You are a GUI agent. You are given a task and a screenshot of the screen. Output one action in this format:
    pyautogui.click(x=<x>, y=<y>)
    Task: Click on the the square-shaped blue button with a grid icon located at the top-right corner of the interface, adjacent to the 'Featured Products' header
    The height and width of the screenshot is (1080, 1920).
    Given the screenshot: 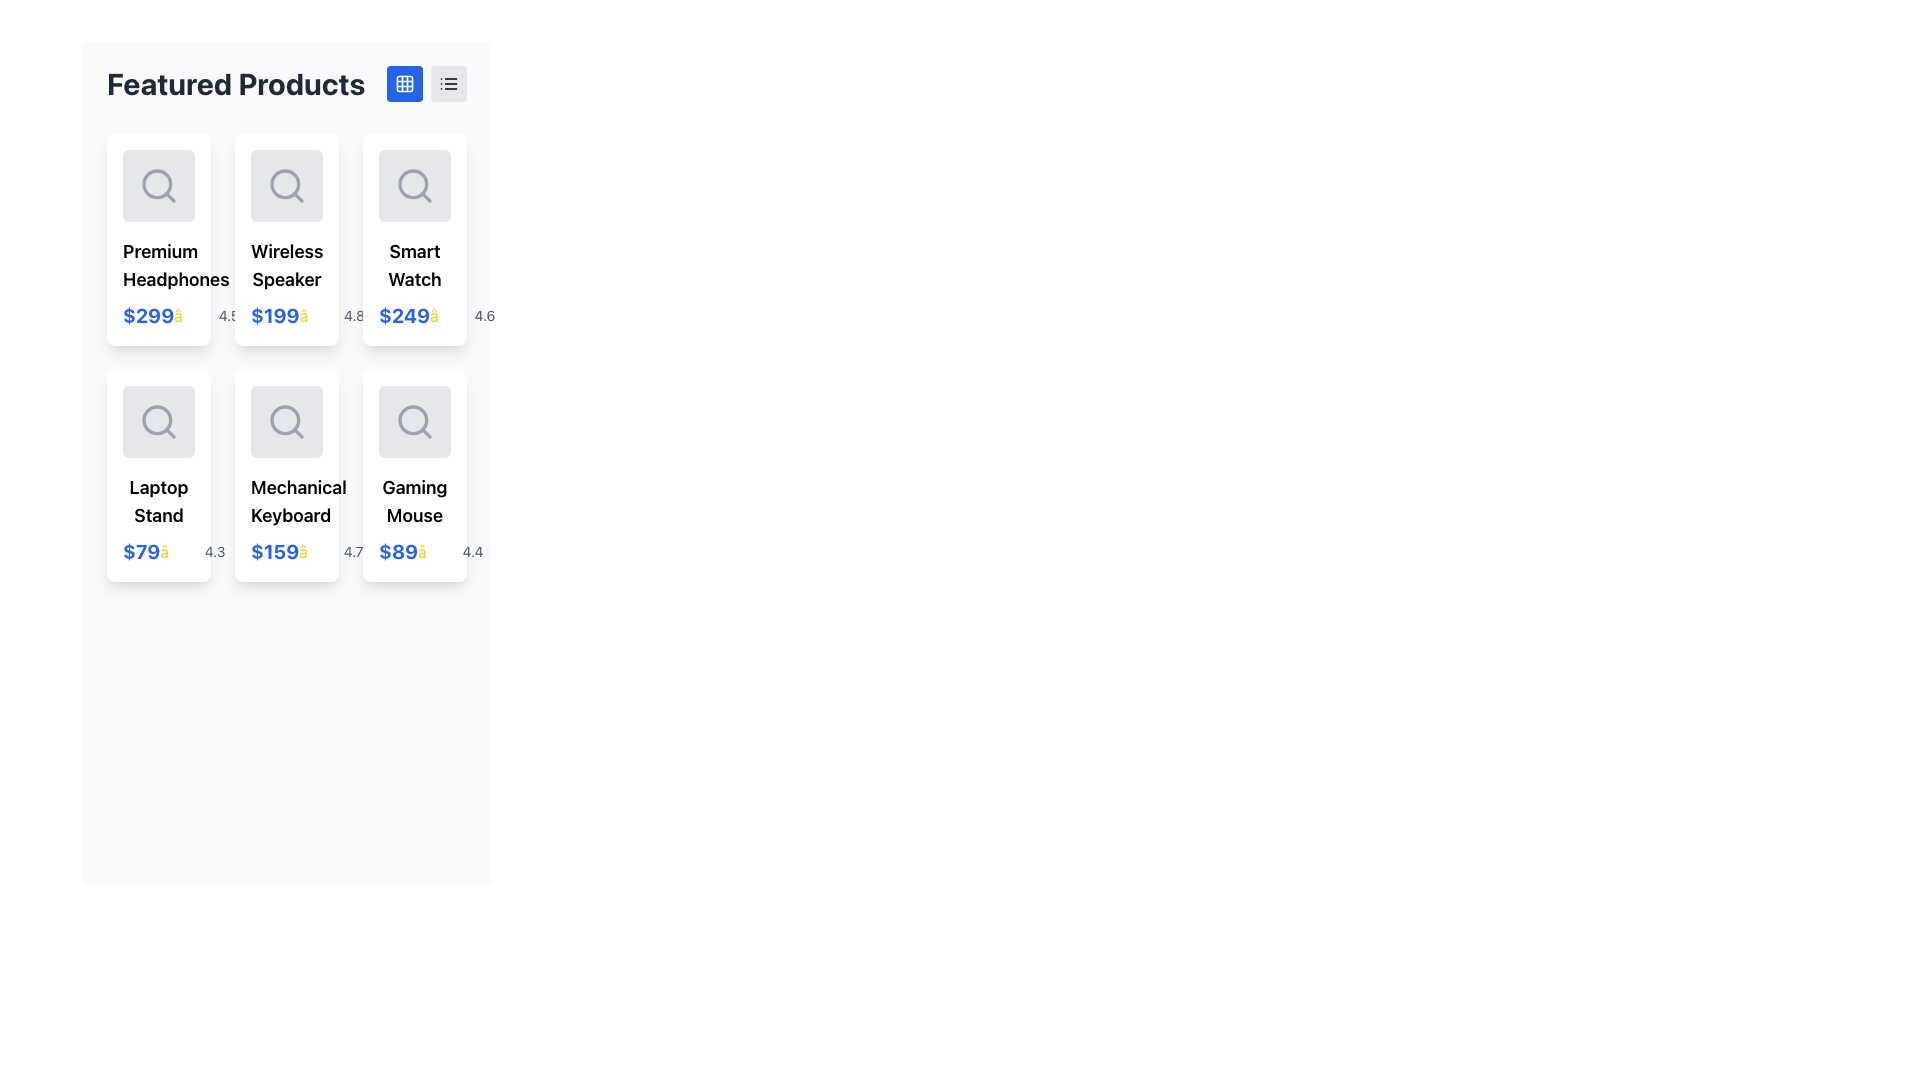 What is the action you would take?
    pyautogui.click(x=403, y=83)
    